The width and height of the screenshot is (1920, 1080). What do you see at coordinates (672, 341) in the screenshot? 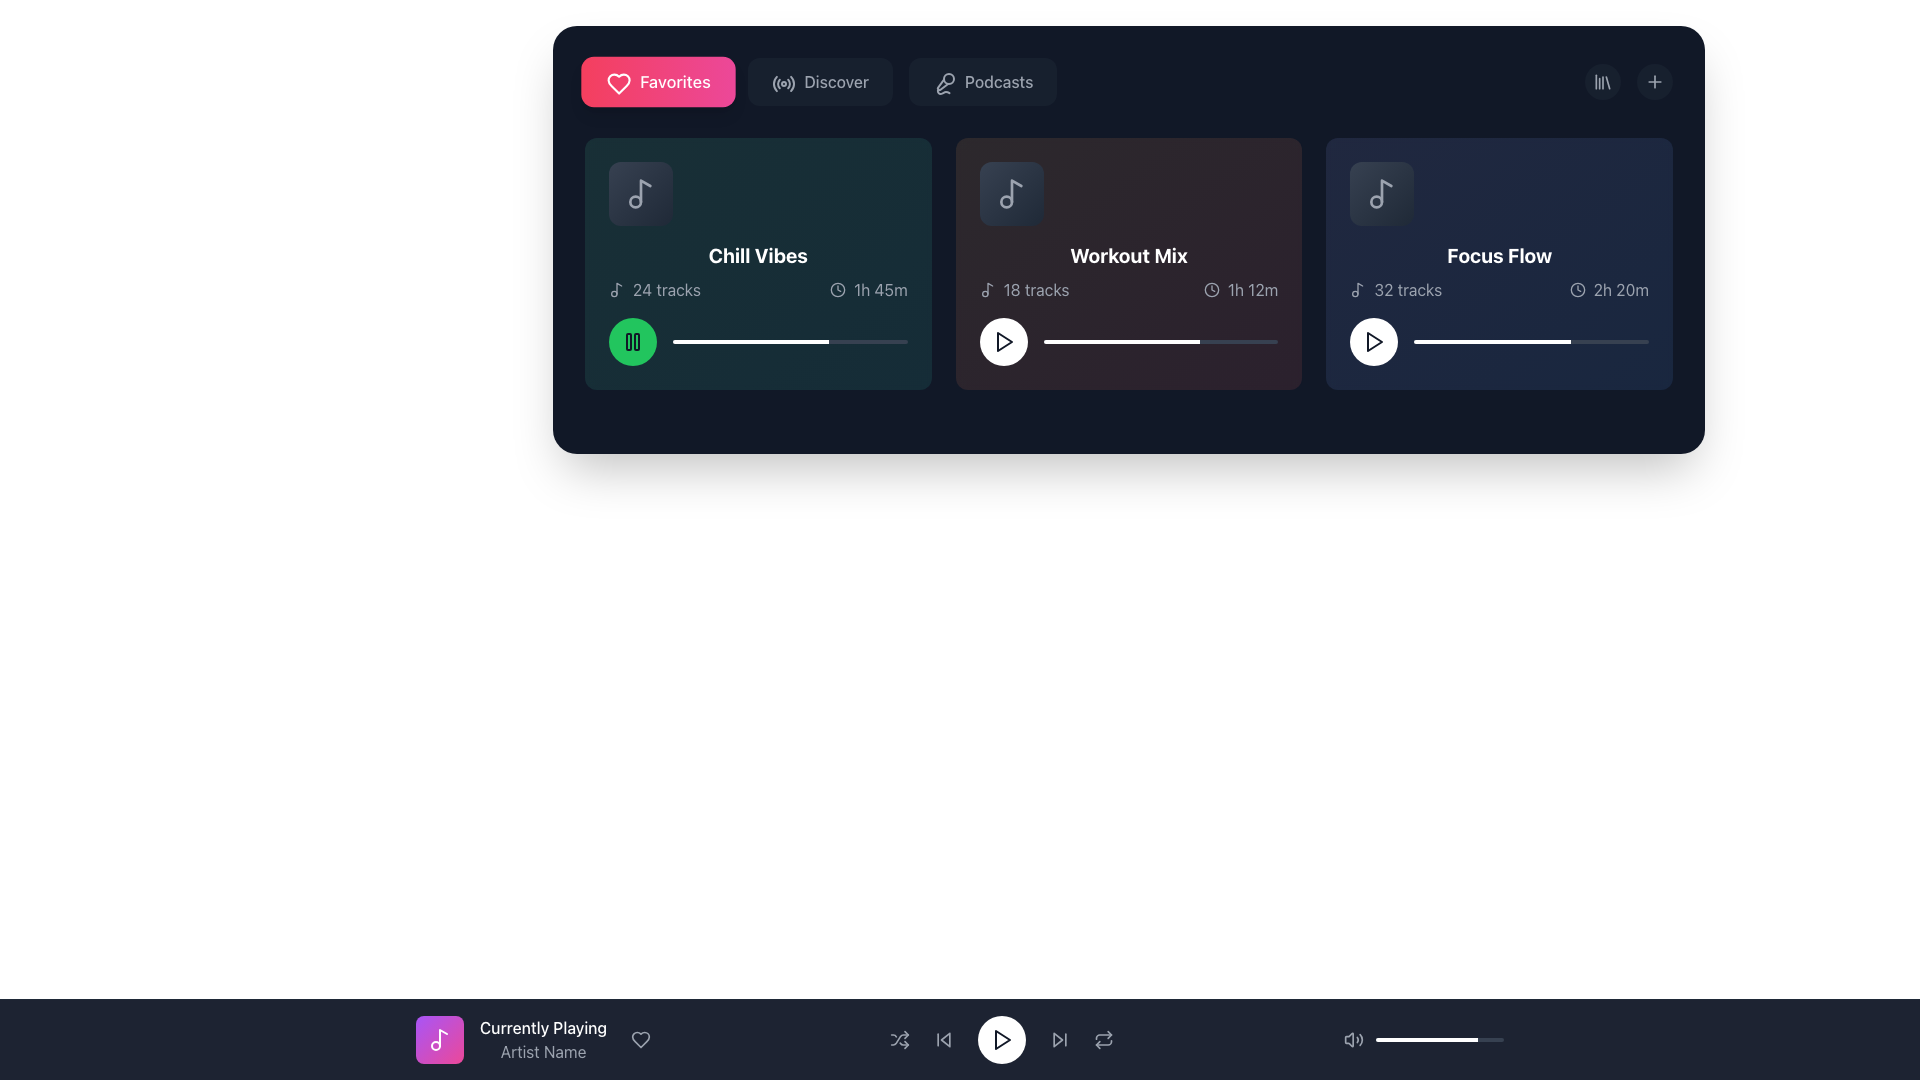
I see `the slider` at bounding box center [672, 341].